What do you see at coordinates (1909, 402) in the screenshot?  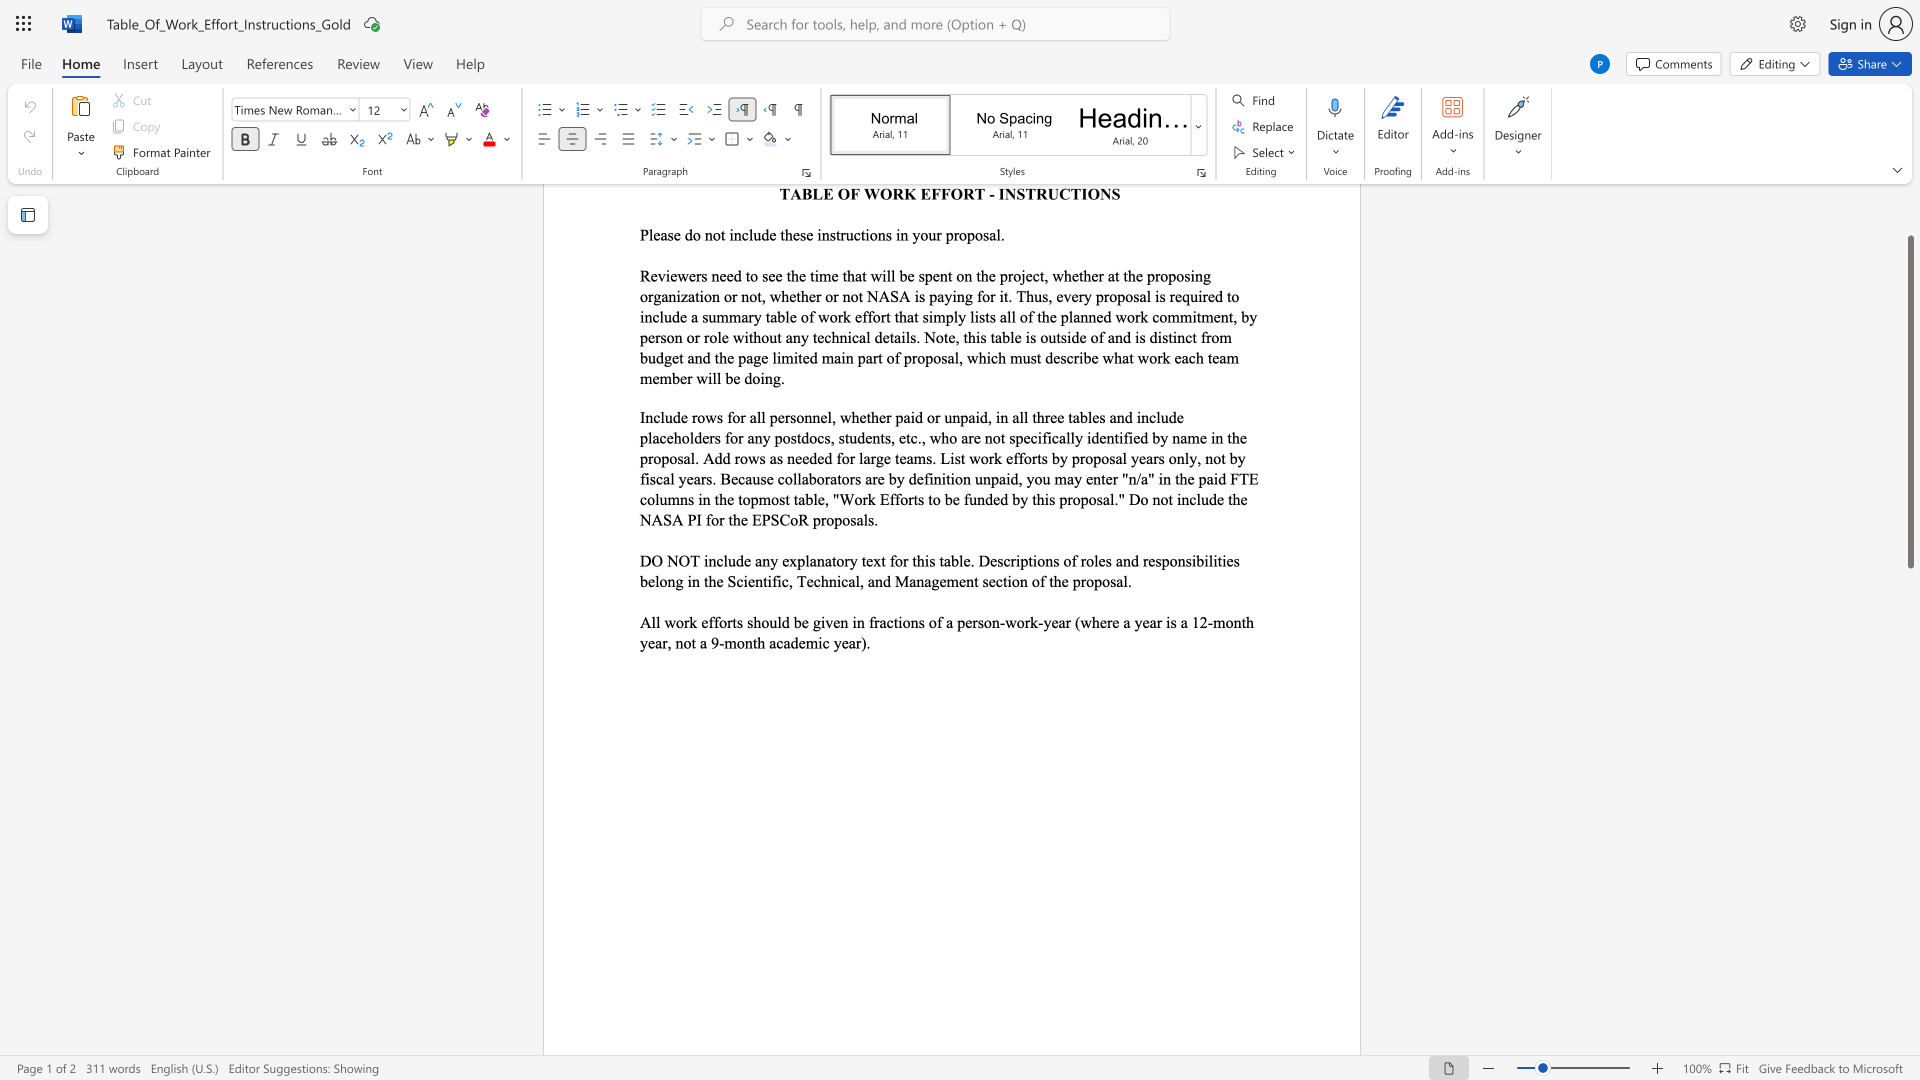 I see `the scrollbar and move down 440 pixels` at bounding box center [1909, 402].